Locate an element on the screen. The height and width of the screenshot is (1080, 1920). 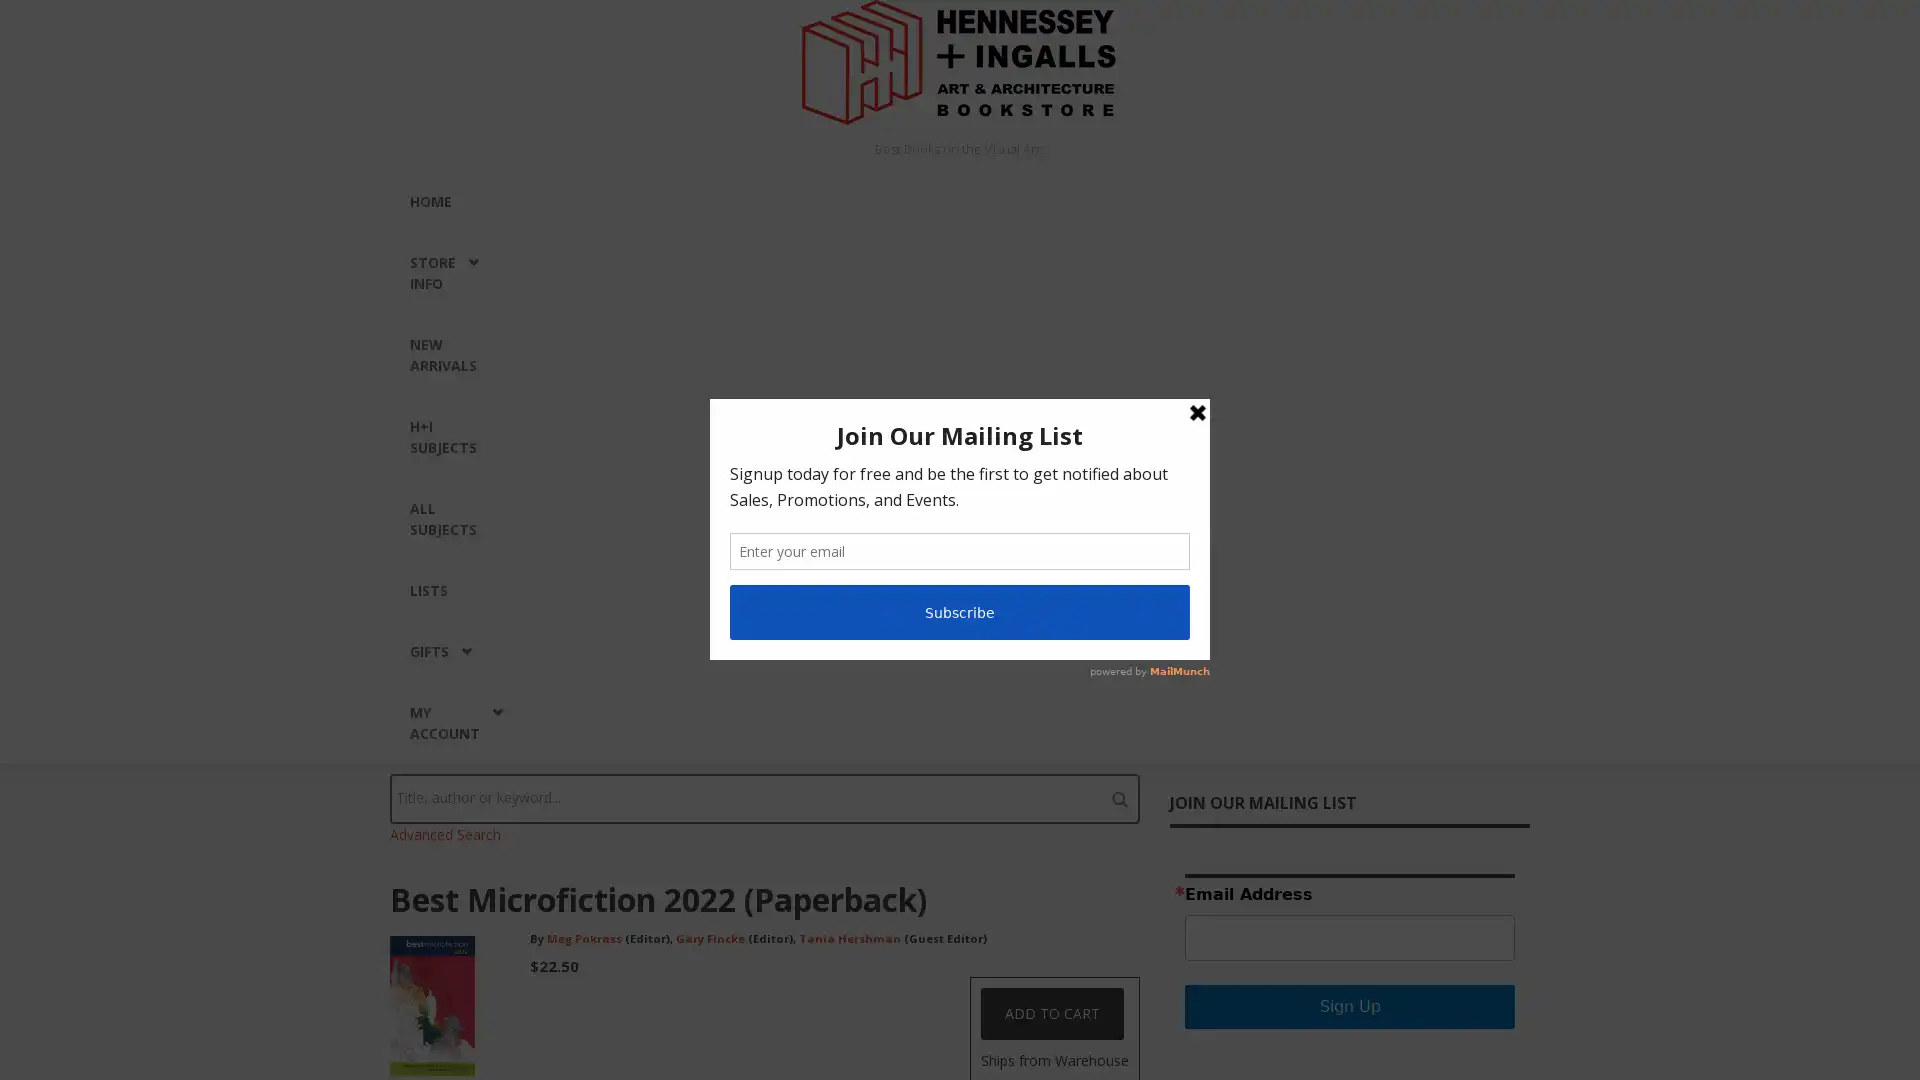
Sign Up is located at coordinates (1349, 1006).